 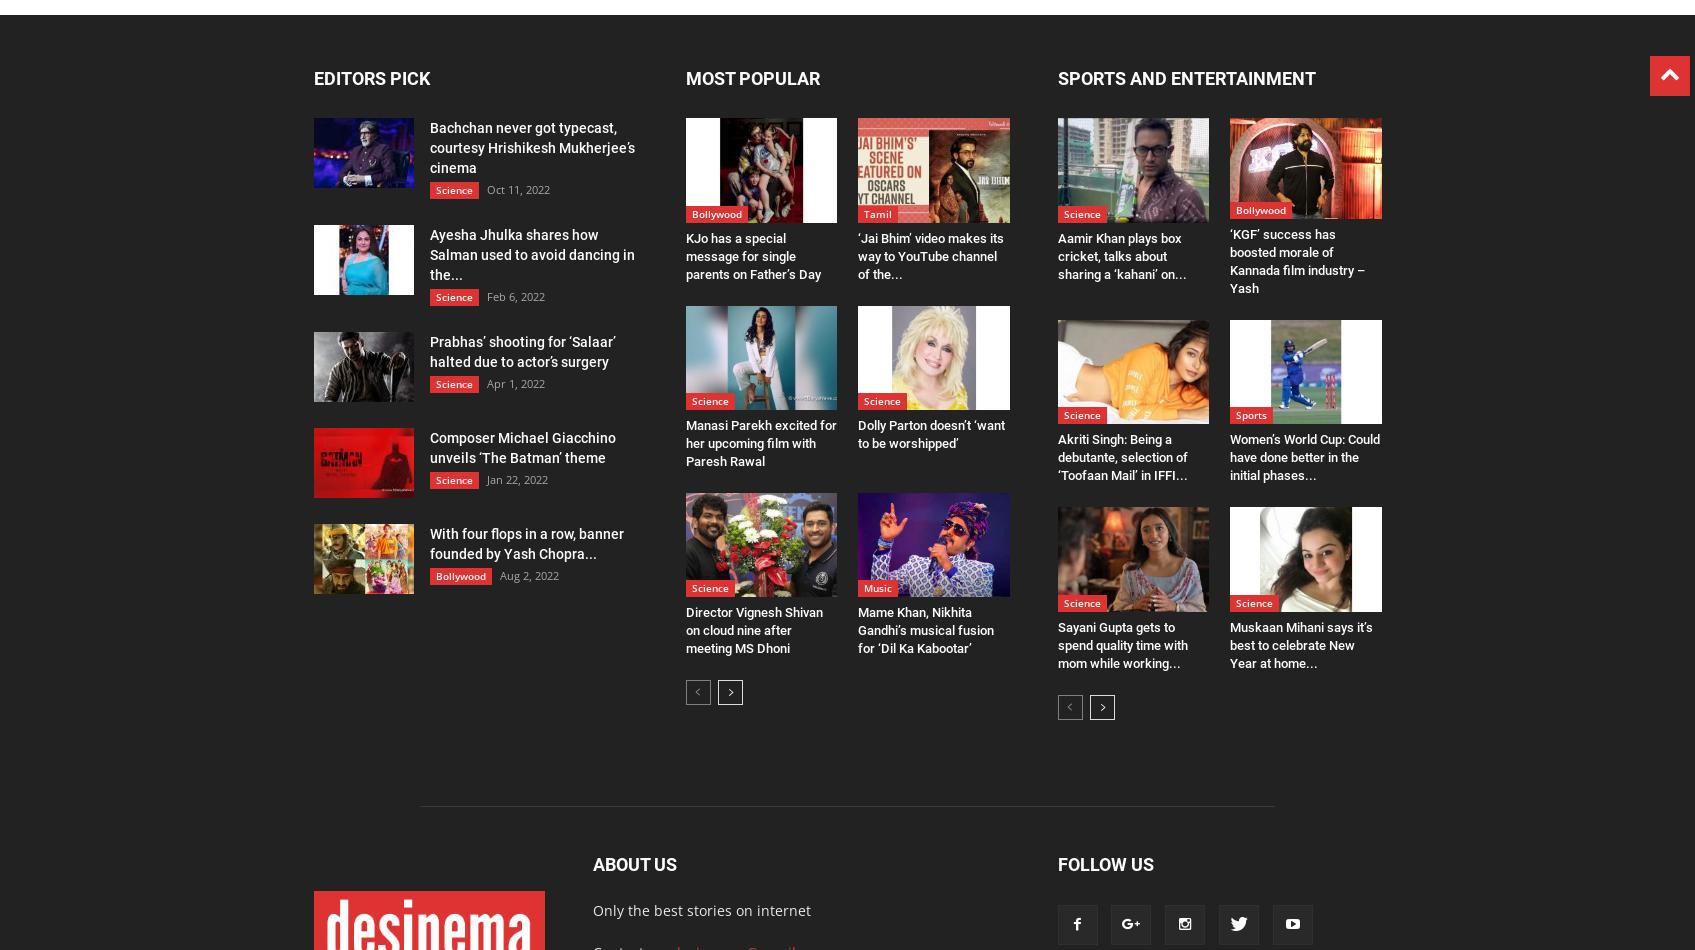 What do you see at coordinates (522, 350) in the screenshot?
I see `'Prabhas’ shooting for ‘Salaar’ halted due to actor’s surgery'` at bounding box center [522, 350].